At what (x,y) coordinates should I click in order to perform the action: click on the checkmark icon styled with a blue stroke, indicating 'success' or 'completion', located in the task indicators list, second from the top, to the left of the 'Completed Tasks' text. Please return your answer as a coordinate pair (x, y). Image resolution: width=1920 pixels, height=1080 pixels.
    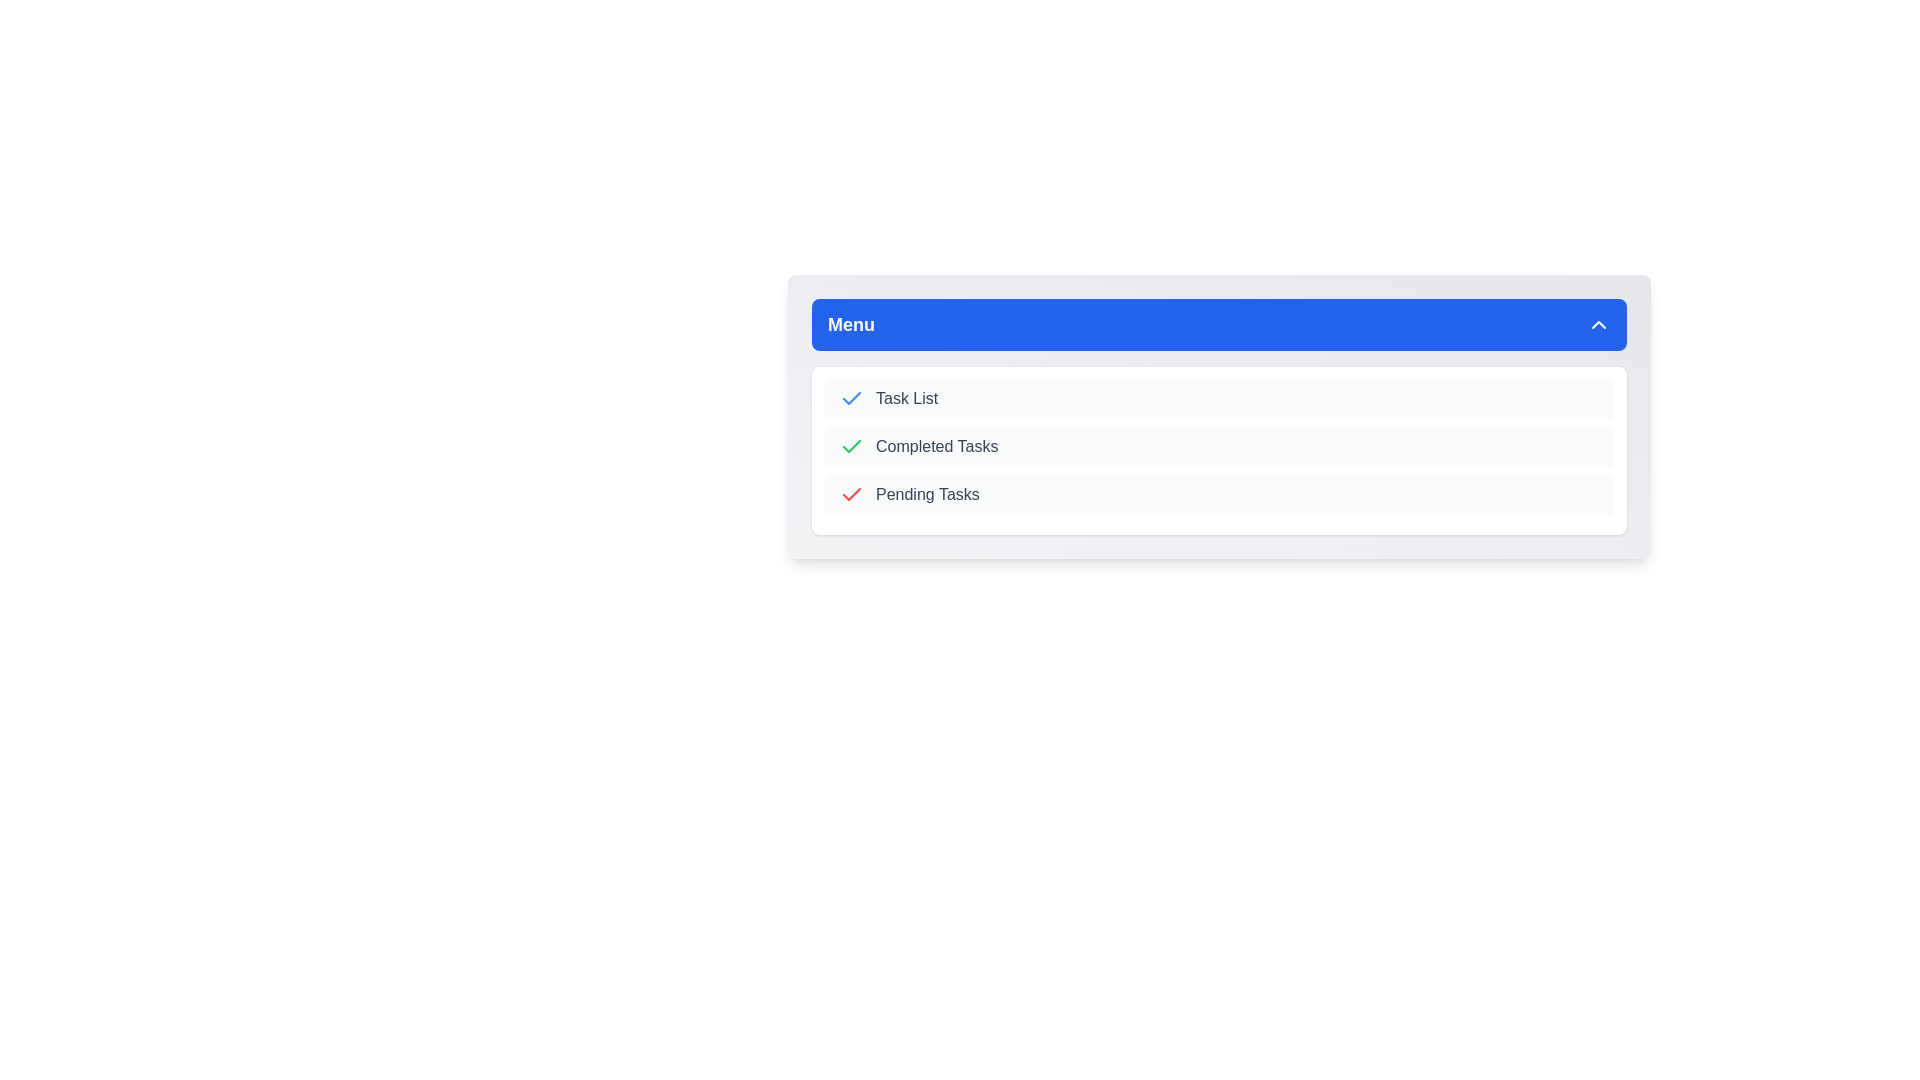
    Looking at the image, I should click on (851, 398).